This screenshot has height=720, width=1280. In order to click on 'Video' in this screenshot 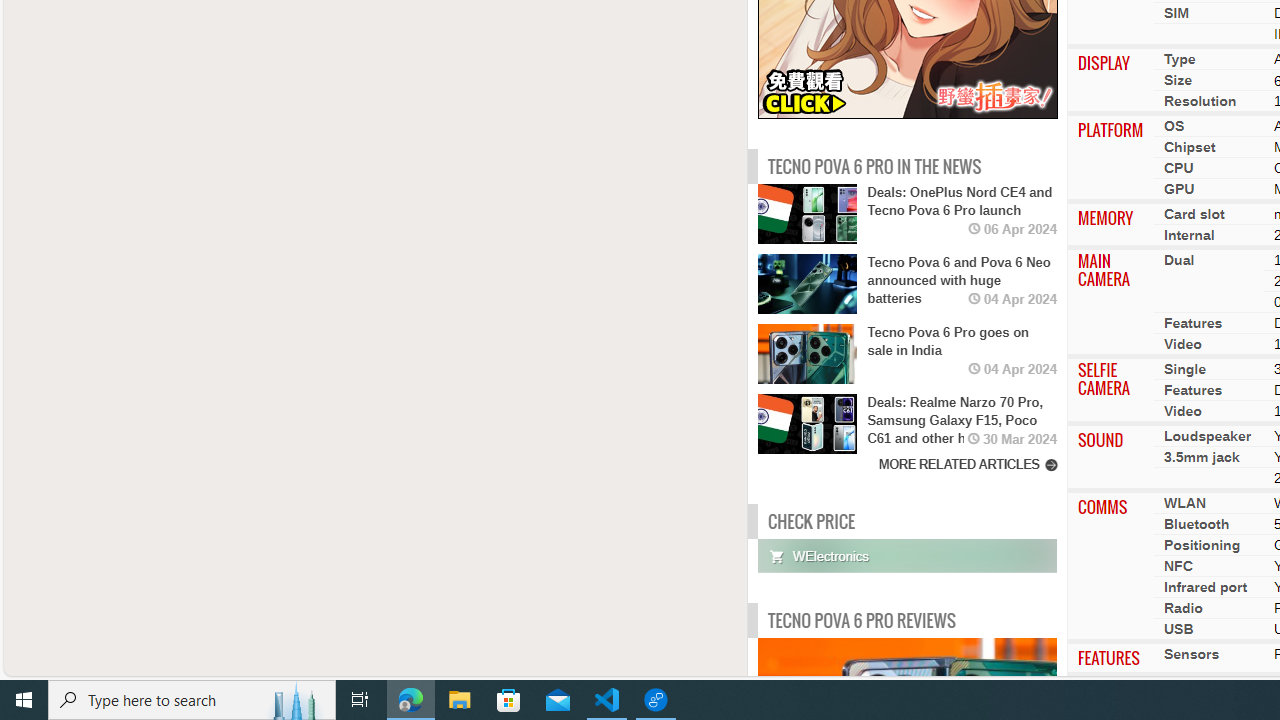, I will do `click(1182, 410)`.